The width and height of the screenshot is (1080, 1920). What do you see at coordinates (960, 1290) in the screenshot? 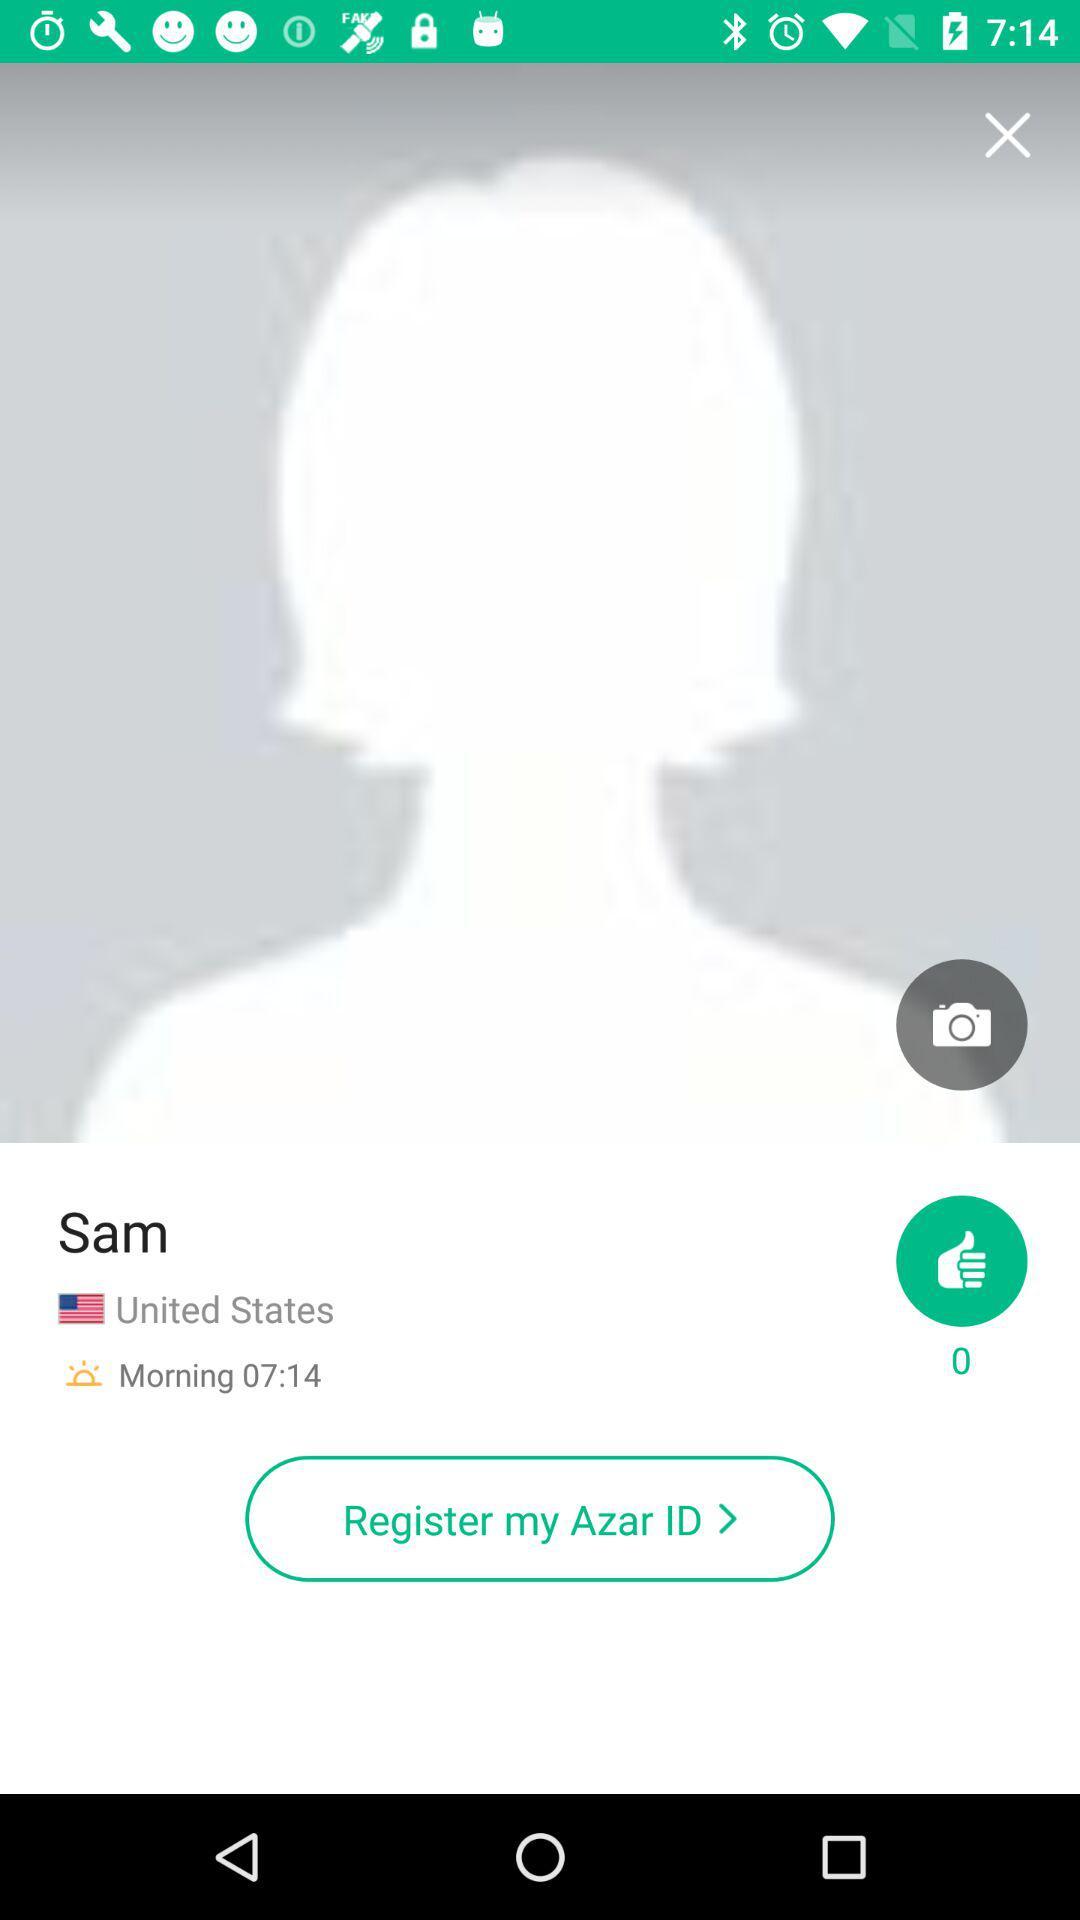
I see `0 at the bottom right corner` at bounding box center [960, 1290].